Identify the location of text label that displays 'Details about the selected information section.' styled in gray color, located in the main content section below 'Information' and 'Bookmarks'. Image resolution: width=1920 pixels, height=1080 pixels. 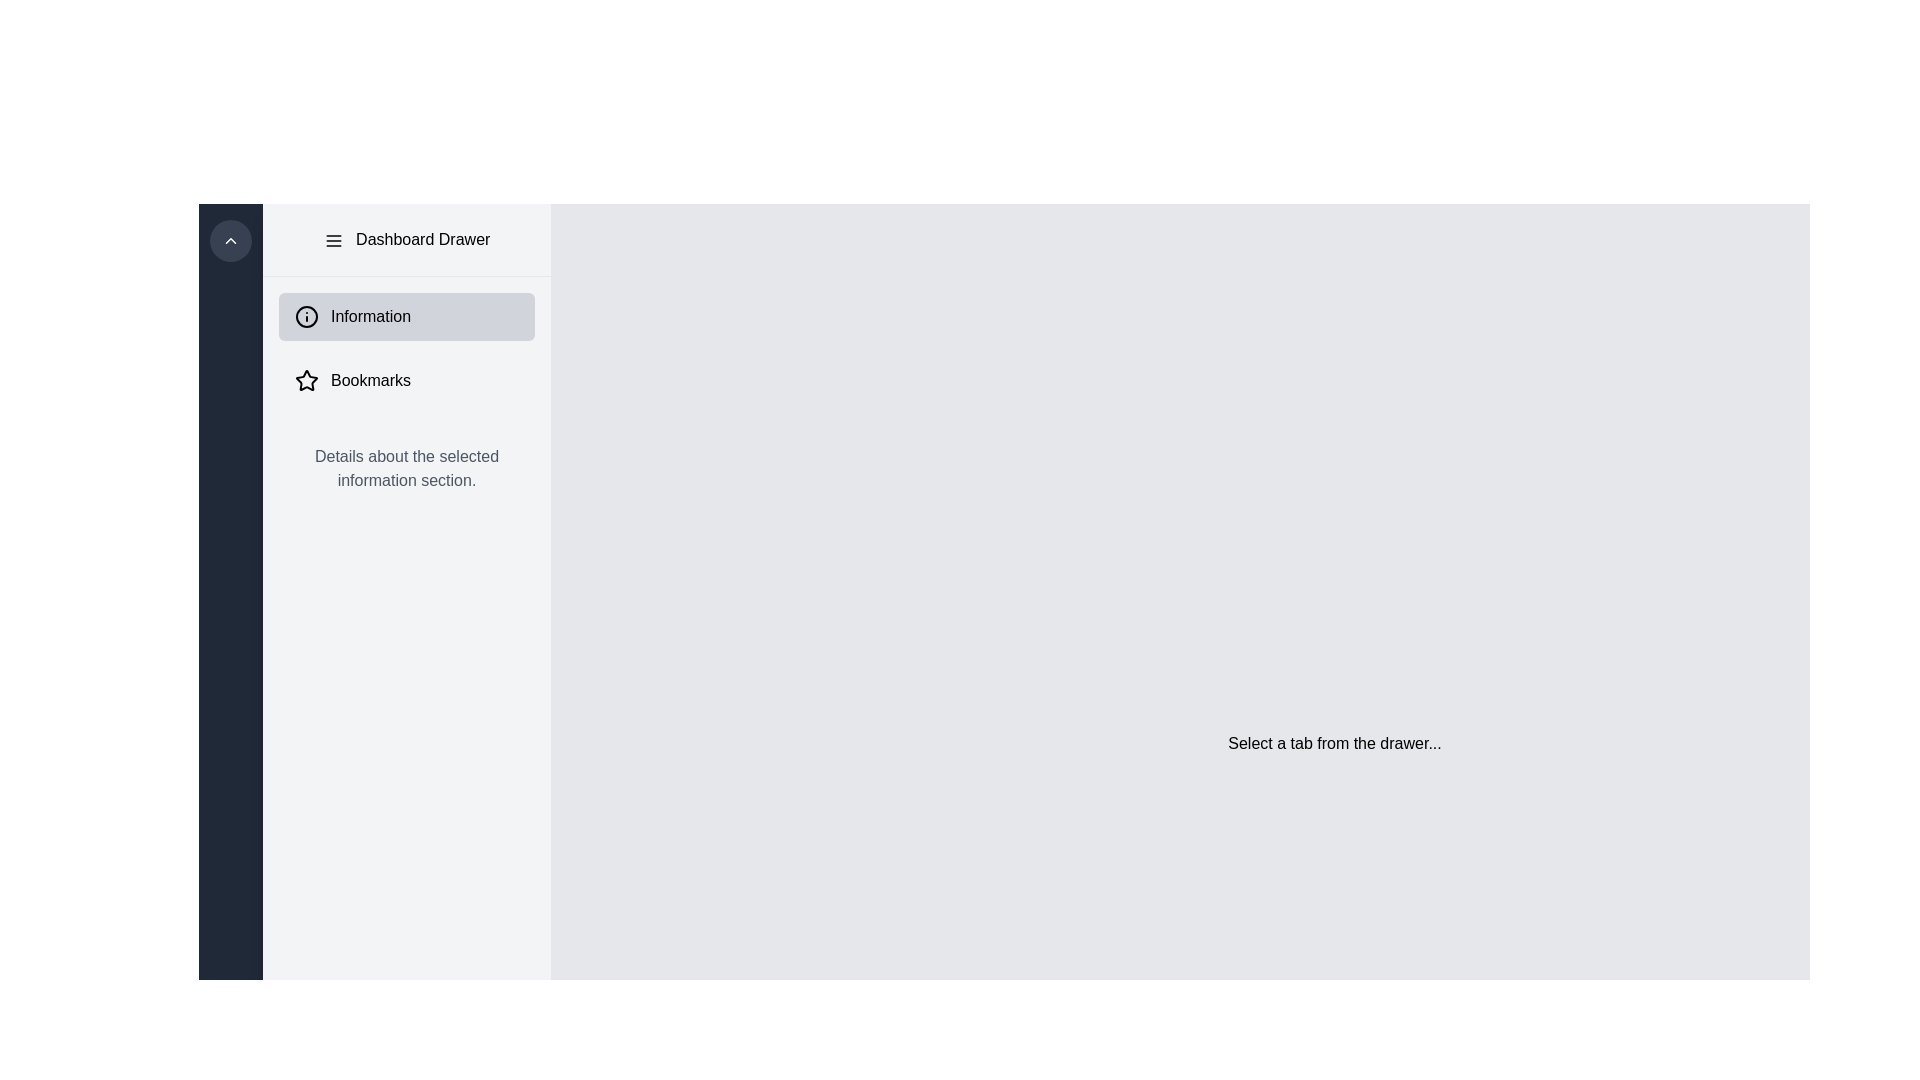
(406, 469).